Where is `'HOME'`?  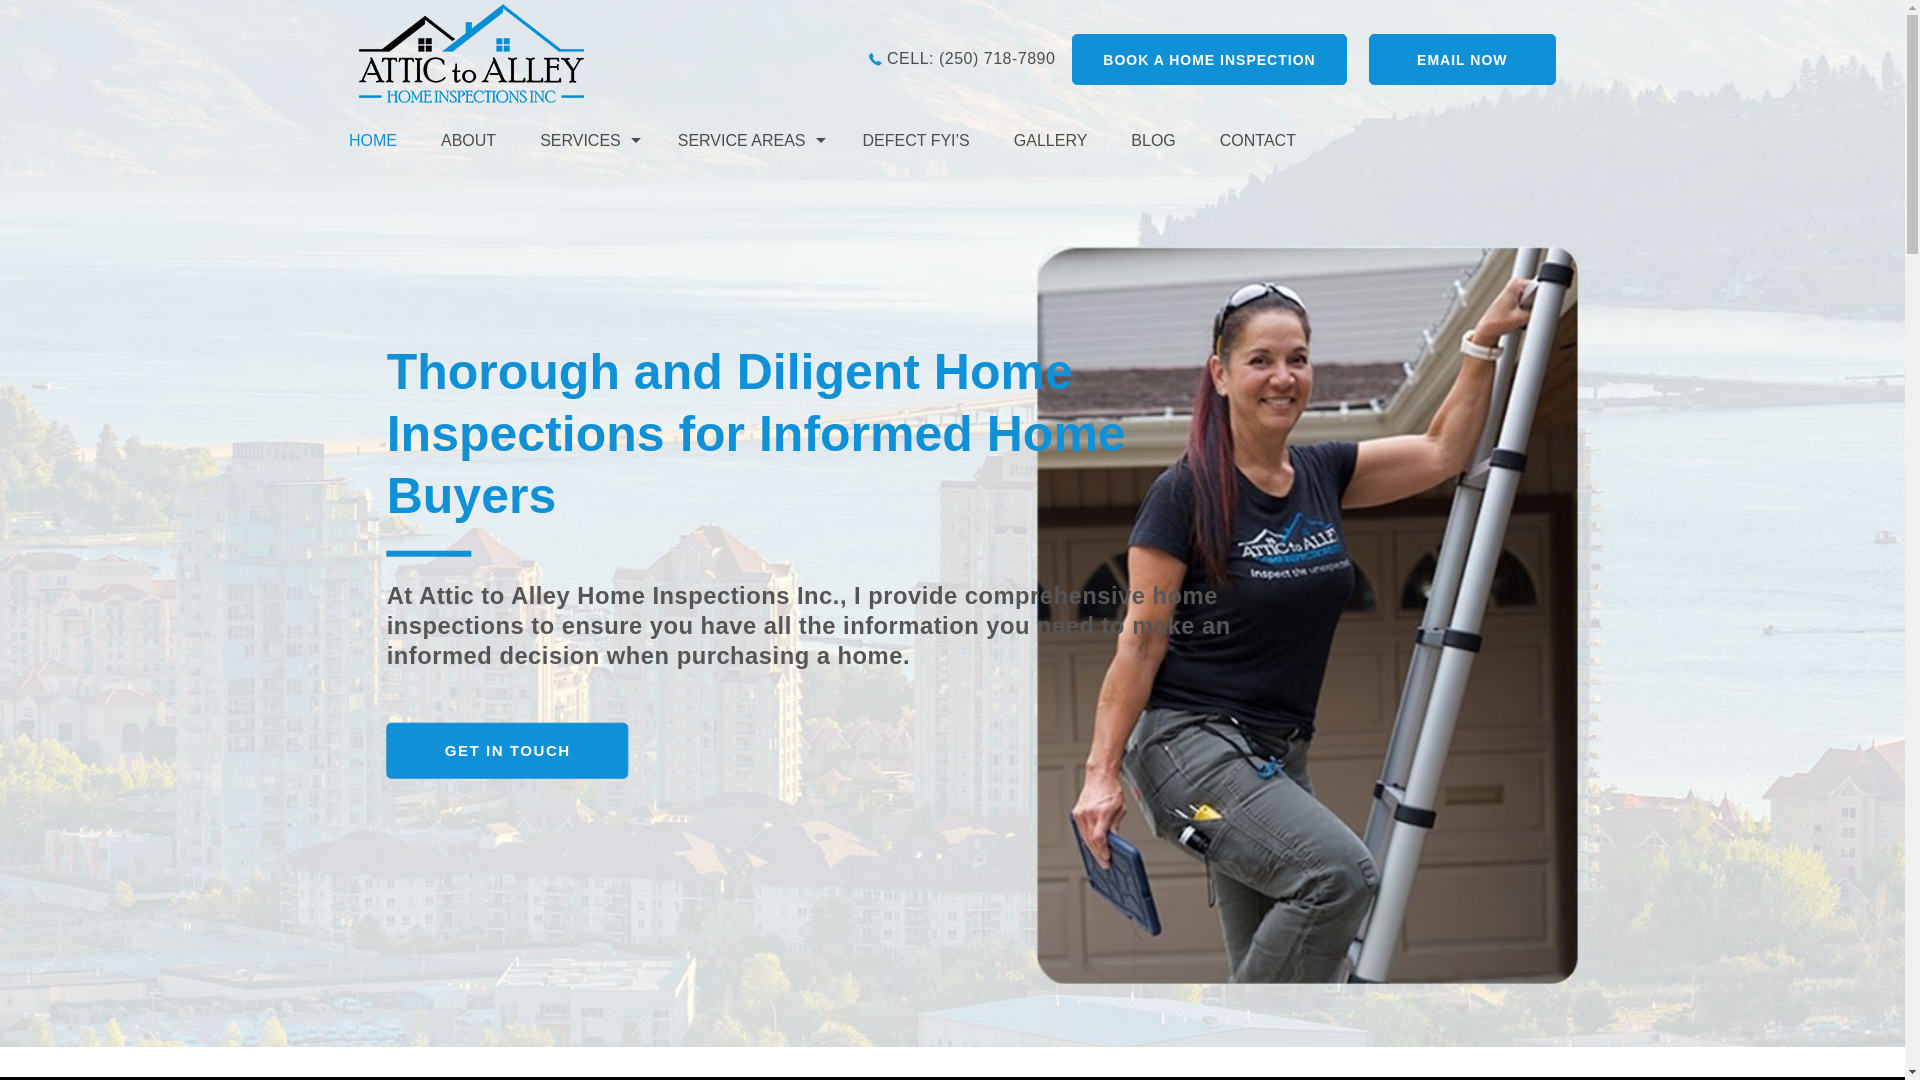 'HOME' is located at coordinates (384, 139).